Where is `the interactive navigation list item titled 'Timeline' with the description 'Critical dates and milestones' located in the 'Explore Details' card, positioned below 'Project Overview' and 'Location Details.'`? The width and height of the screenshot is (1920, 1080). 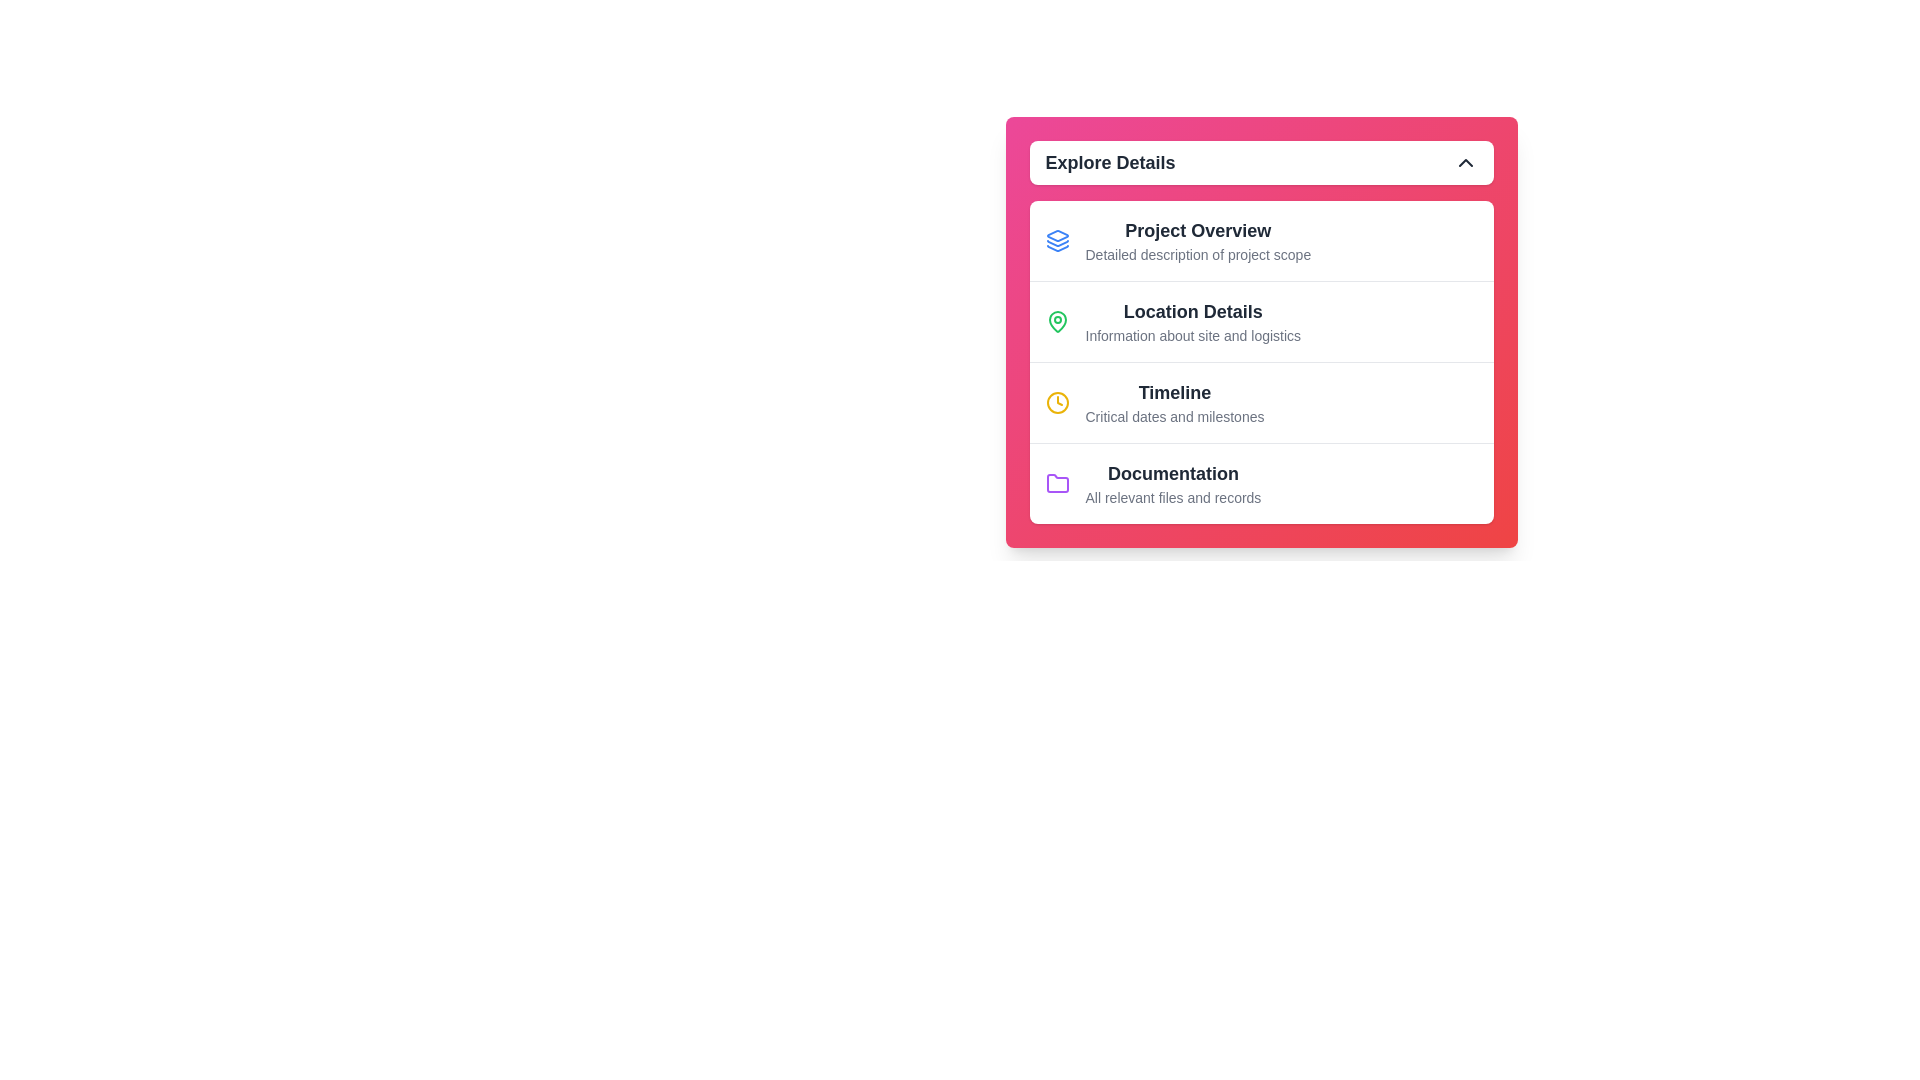
the interactive navigation list item titled 'Timeline' with the description 'Critical dates and milestones' located in the 'Explore Details' card, positioned below 'Project Overview' and 'Location Details.' is located at coordinates (1175, 402).